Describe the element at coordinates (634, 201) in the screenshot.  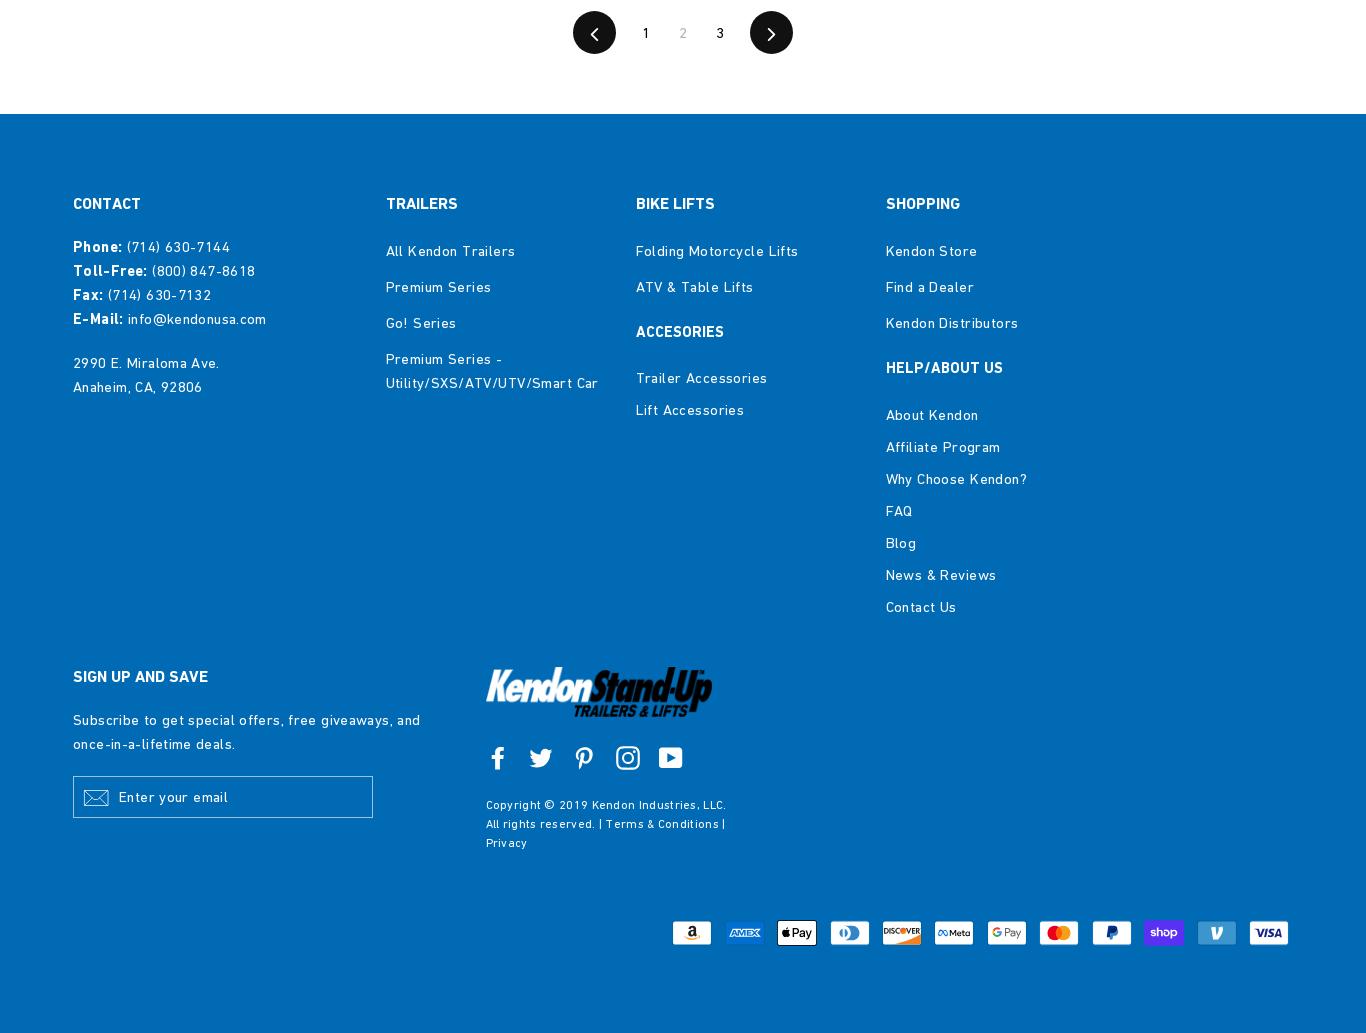
I see `'BIKE LIFTS'` at that location.